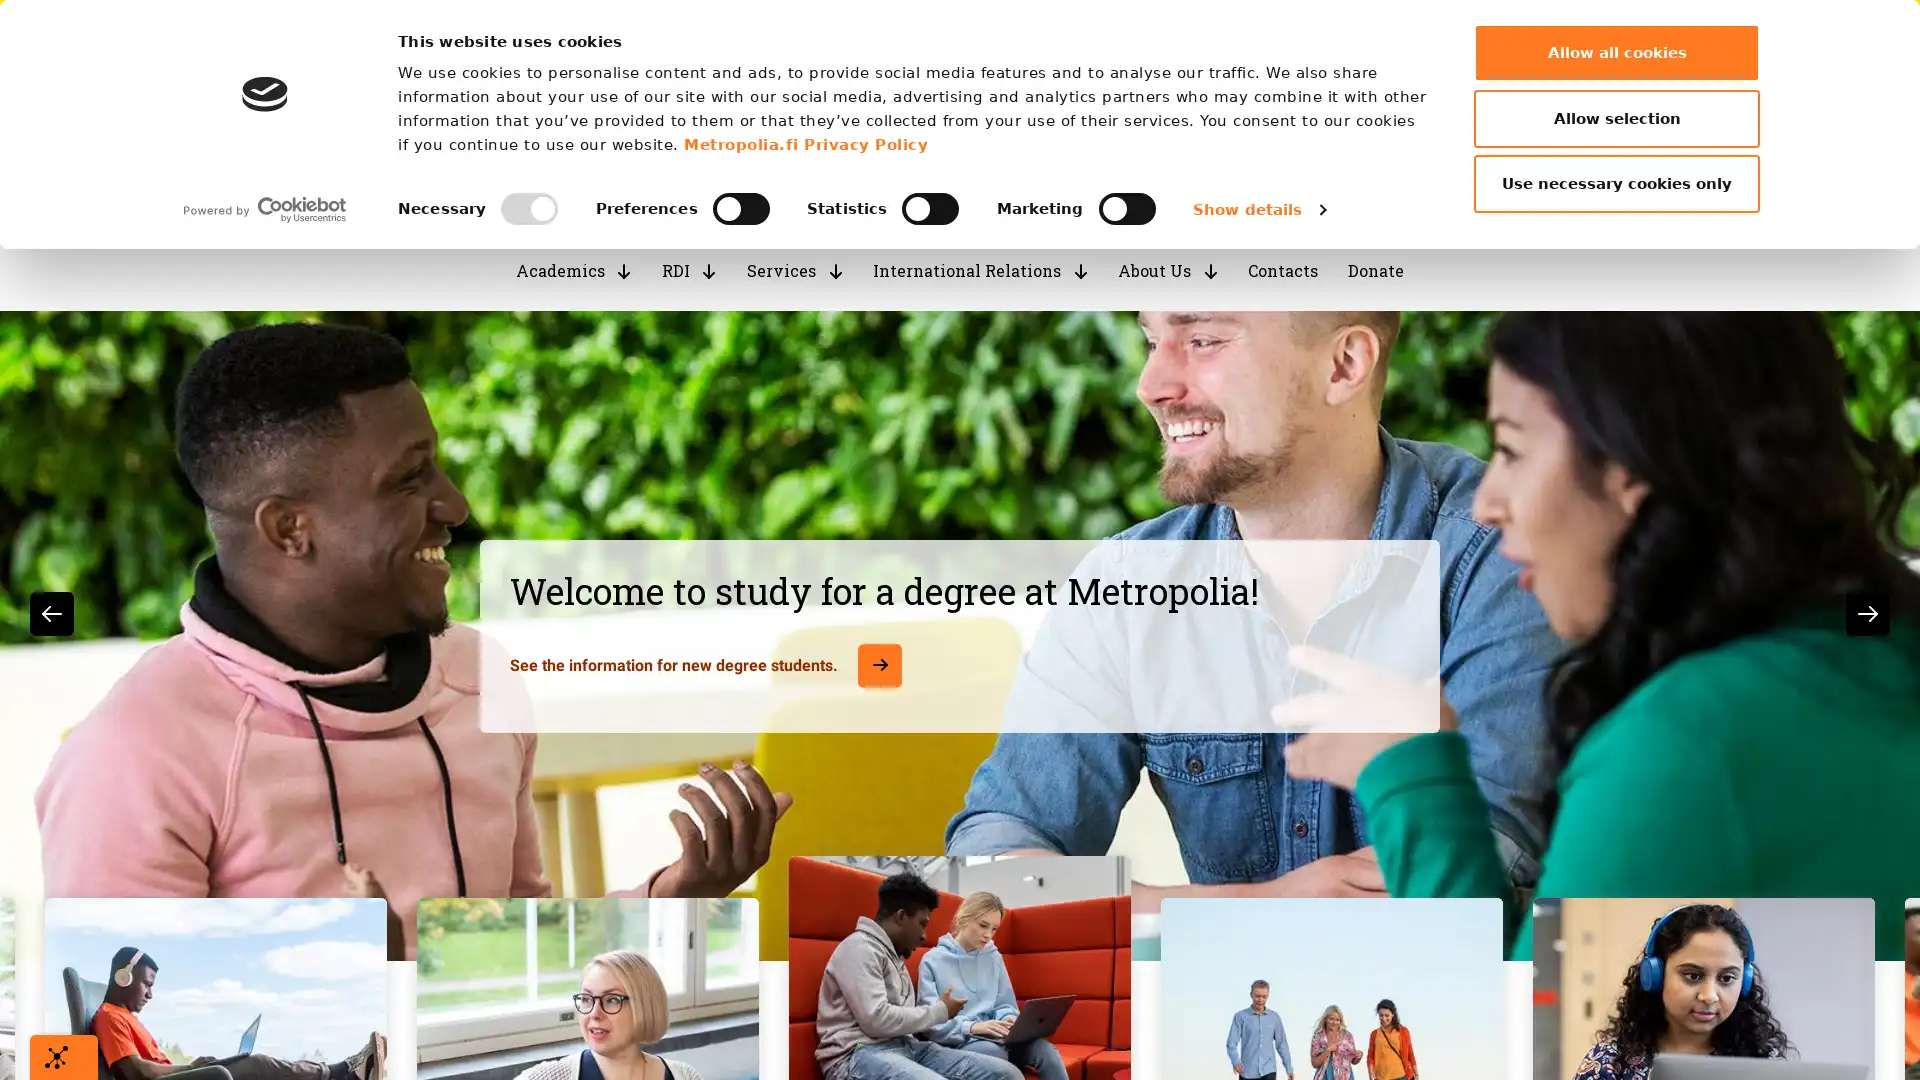  What do you see at coordinates (1881, 22) in the screenshot?
I see `Close marquee` at bounding box center [1881, 22].